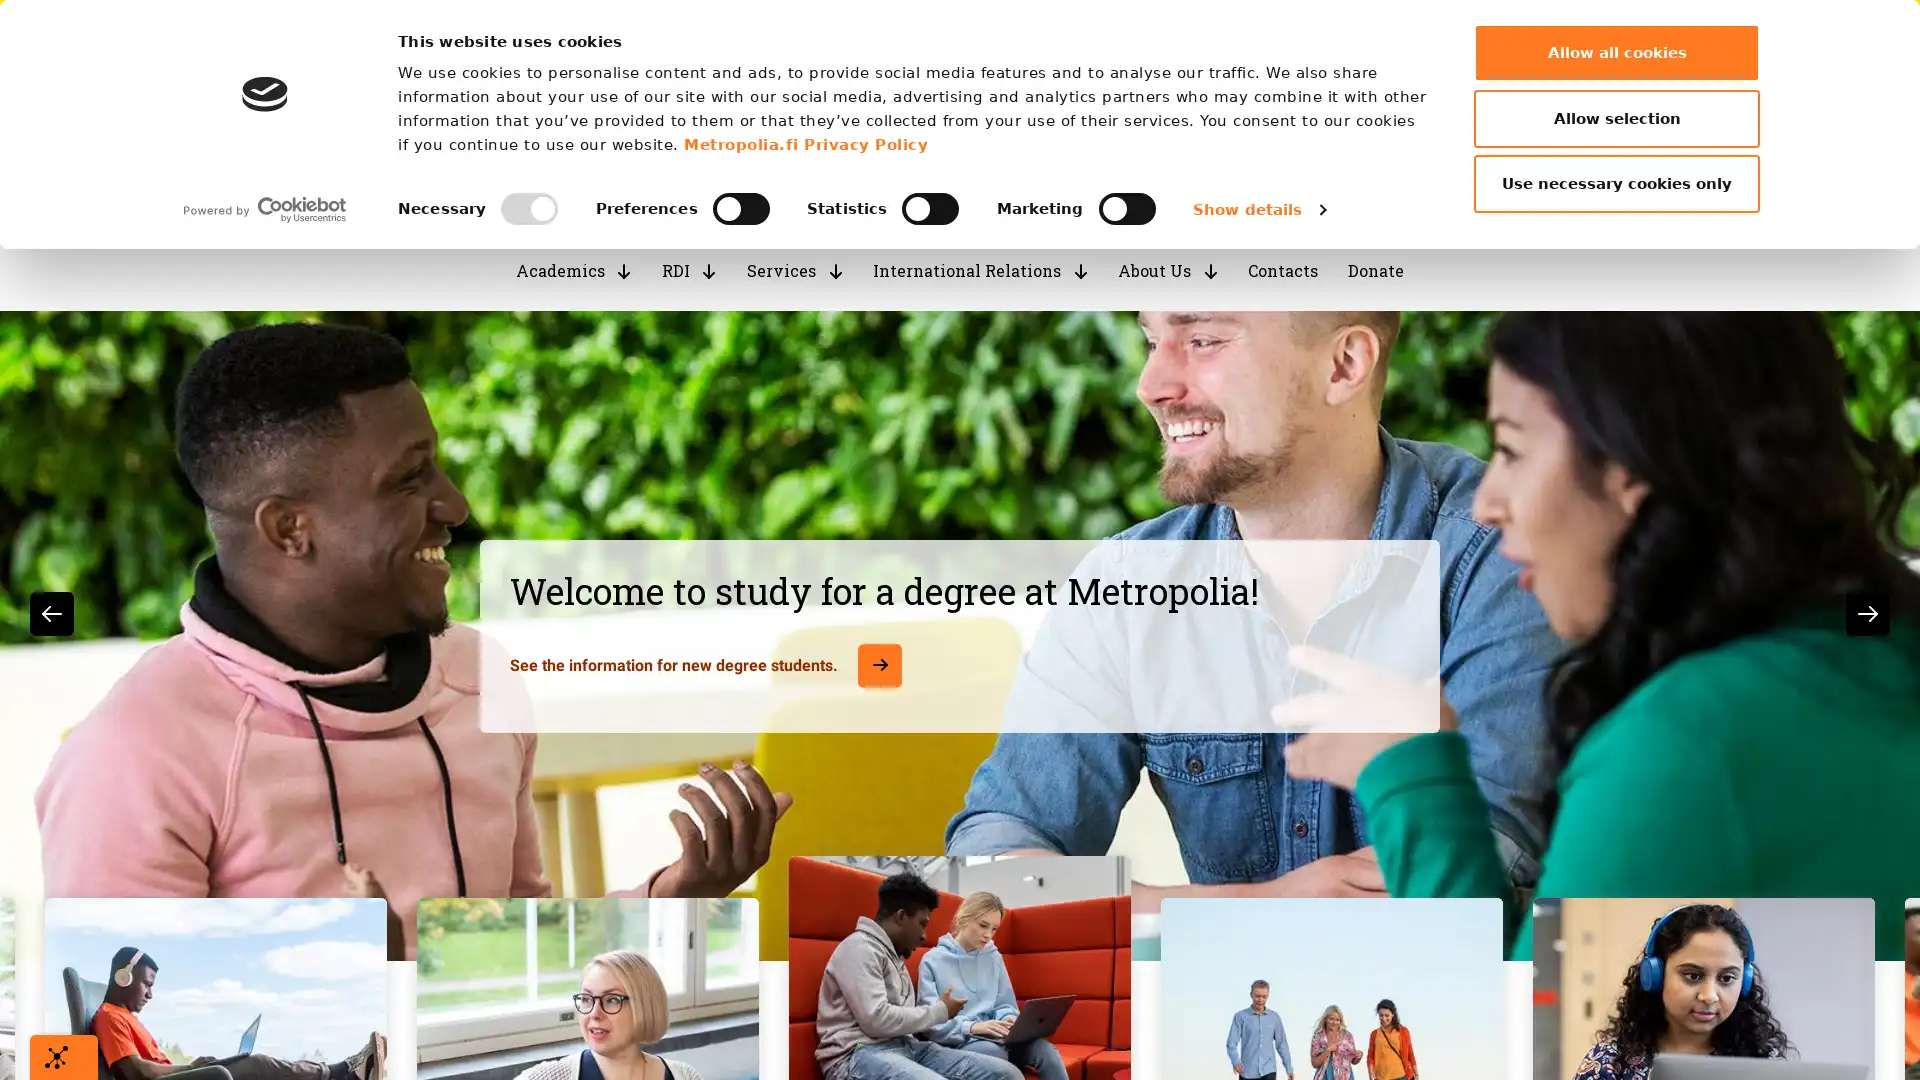  What do you see at coordinates (1881, 22) in the screenshot?
I see `Close marquee` at bounding box center [1881, 22].